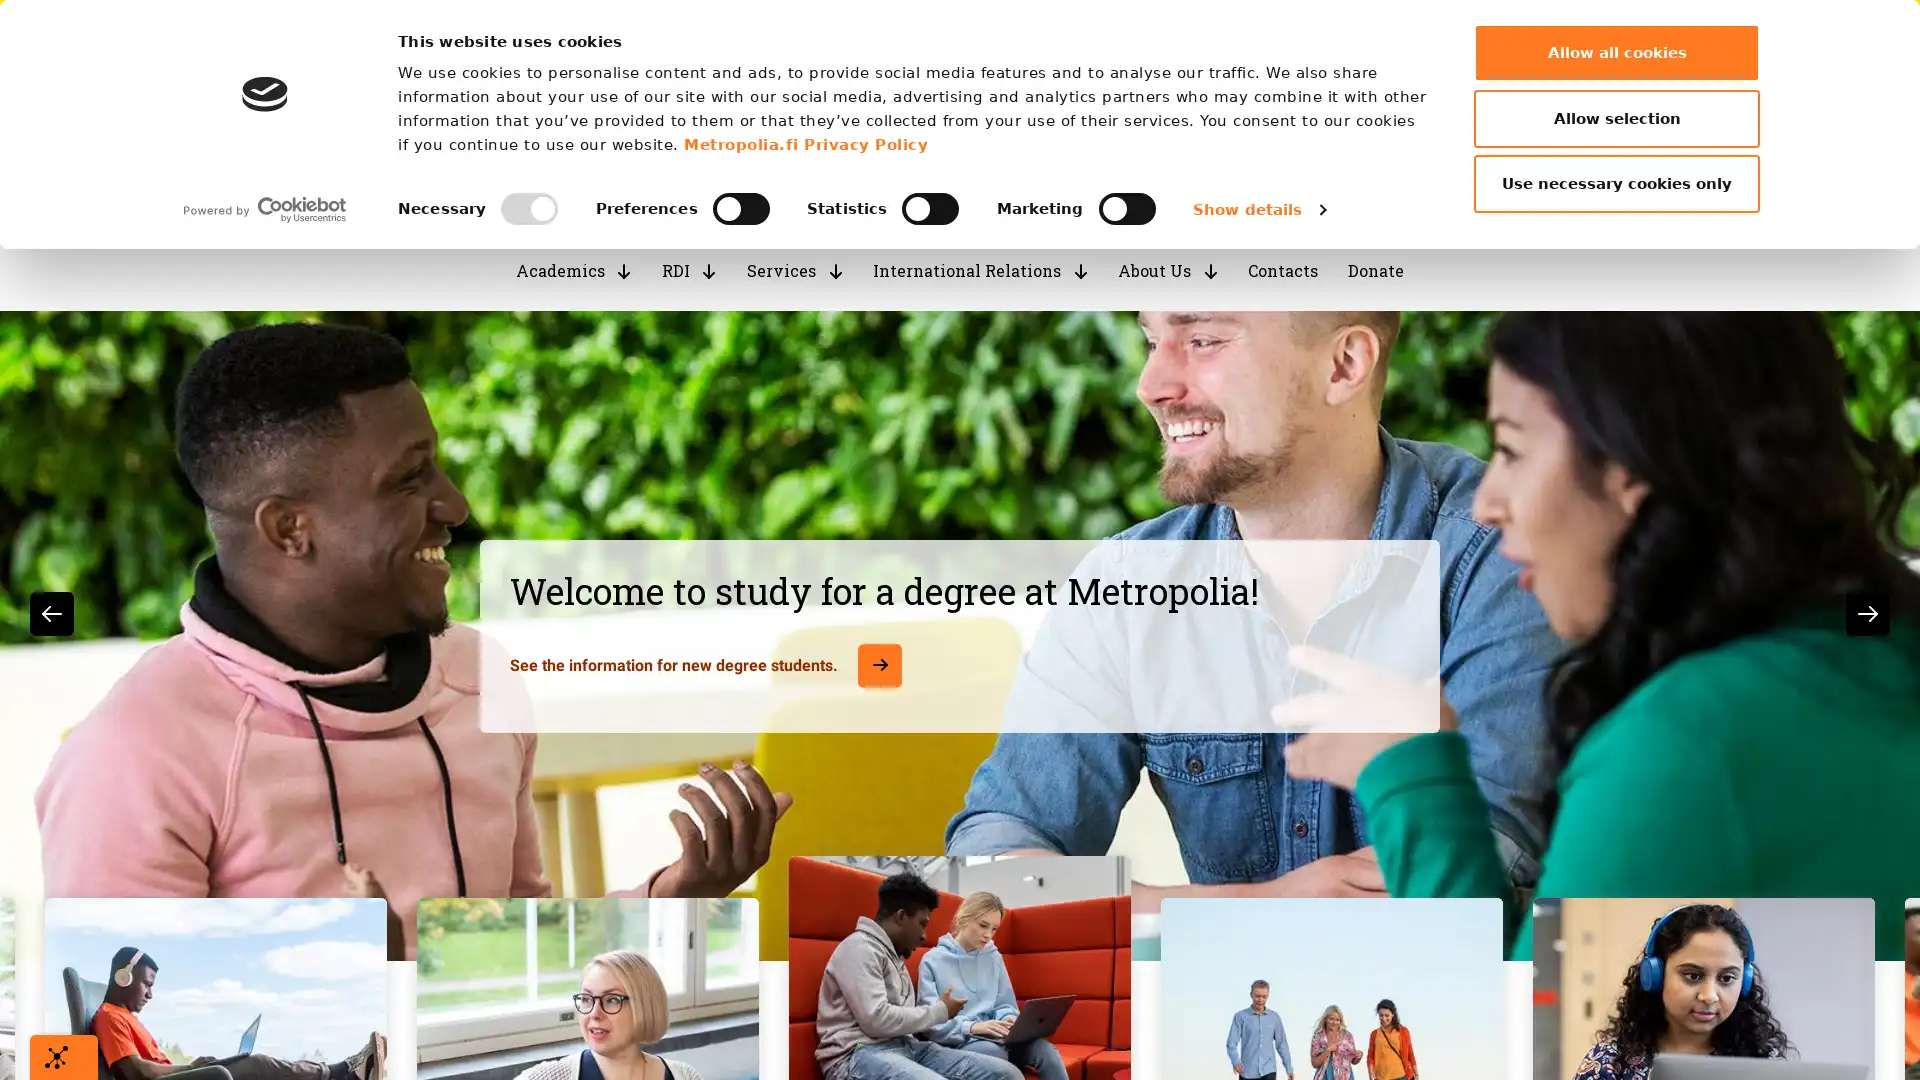  What do you see at coordinates (1881, 22) in the screenshot?
I see `Close marquee` at bounding box center [1881, 22].